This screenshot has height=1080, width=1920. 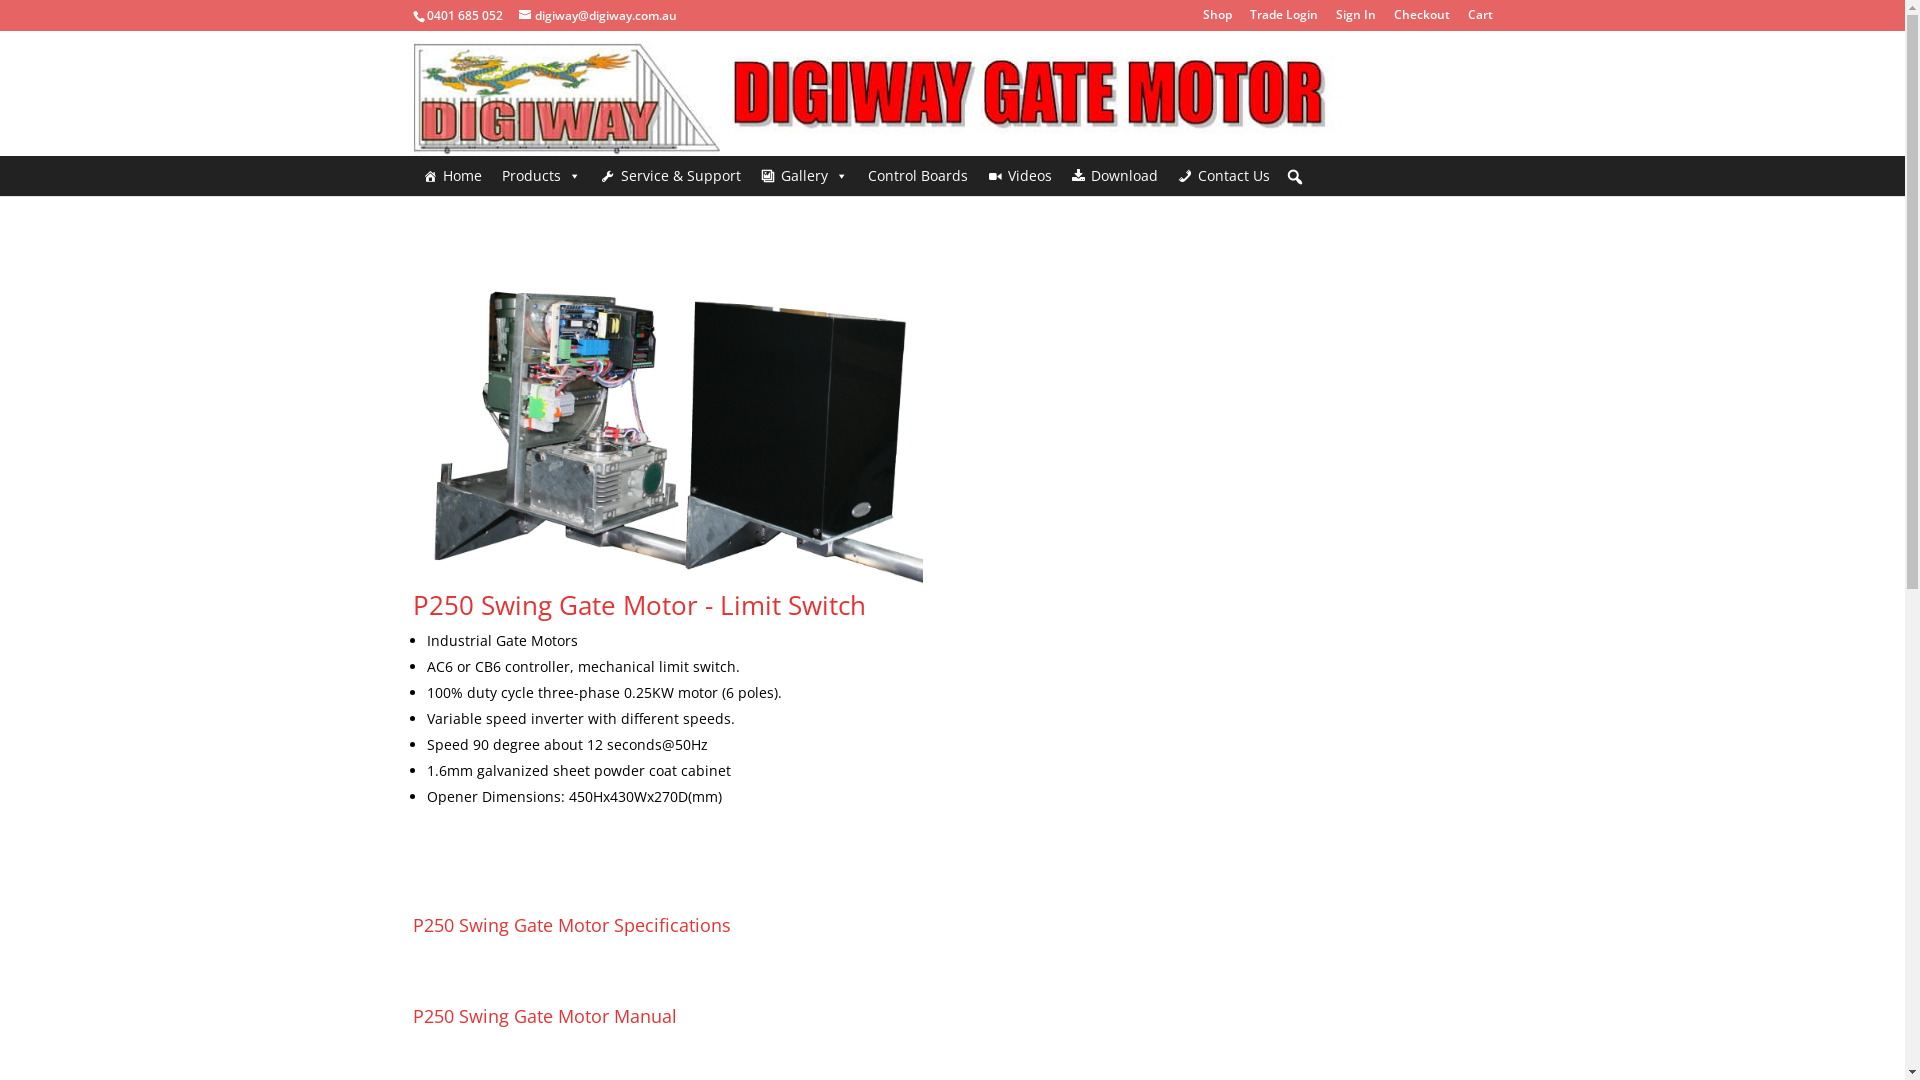 I want to click on 'Gallery', so click(x=748, y=175).